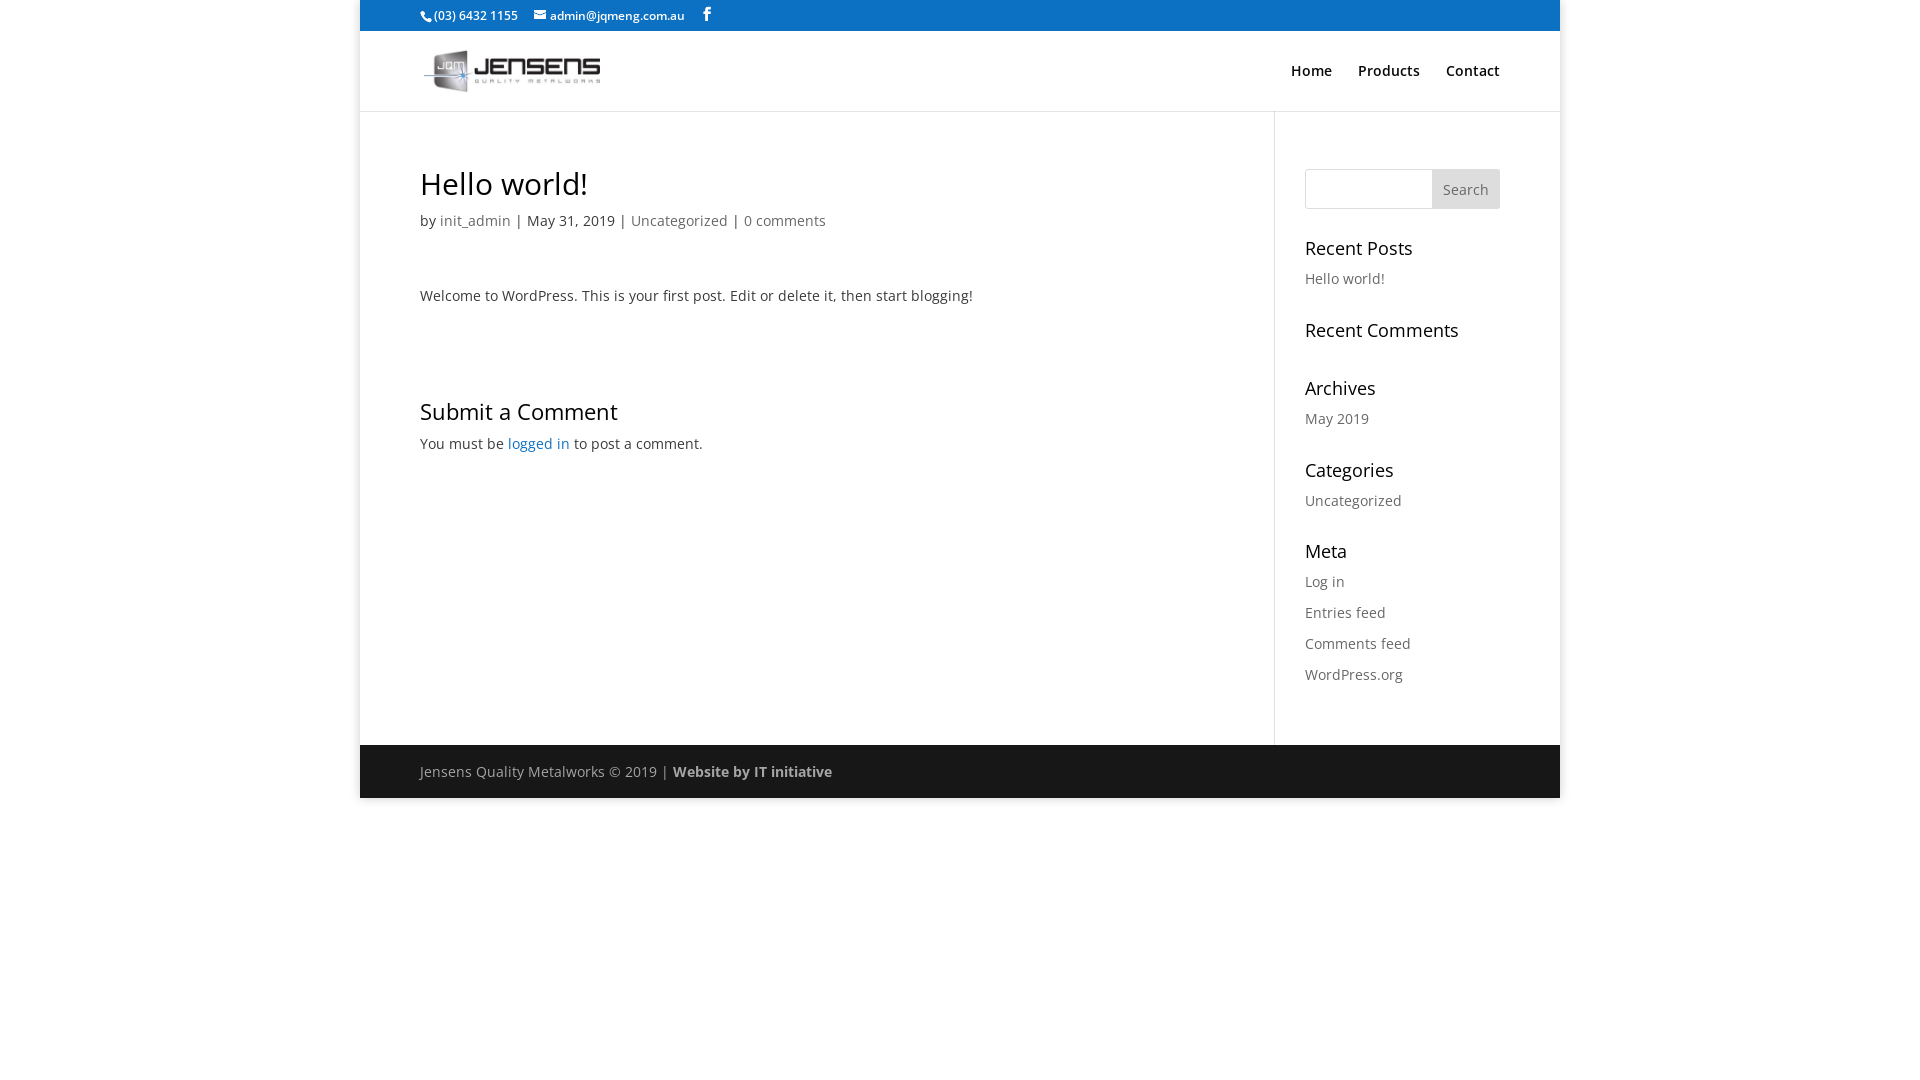 This screenshot has width=1920, height=1080. What do you see at coordinates (538, 442) in the screenshot?
I see `'logged in'` at bounding box center [538, 442].